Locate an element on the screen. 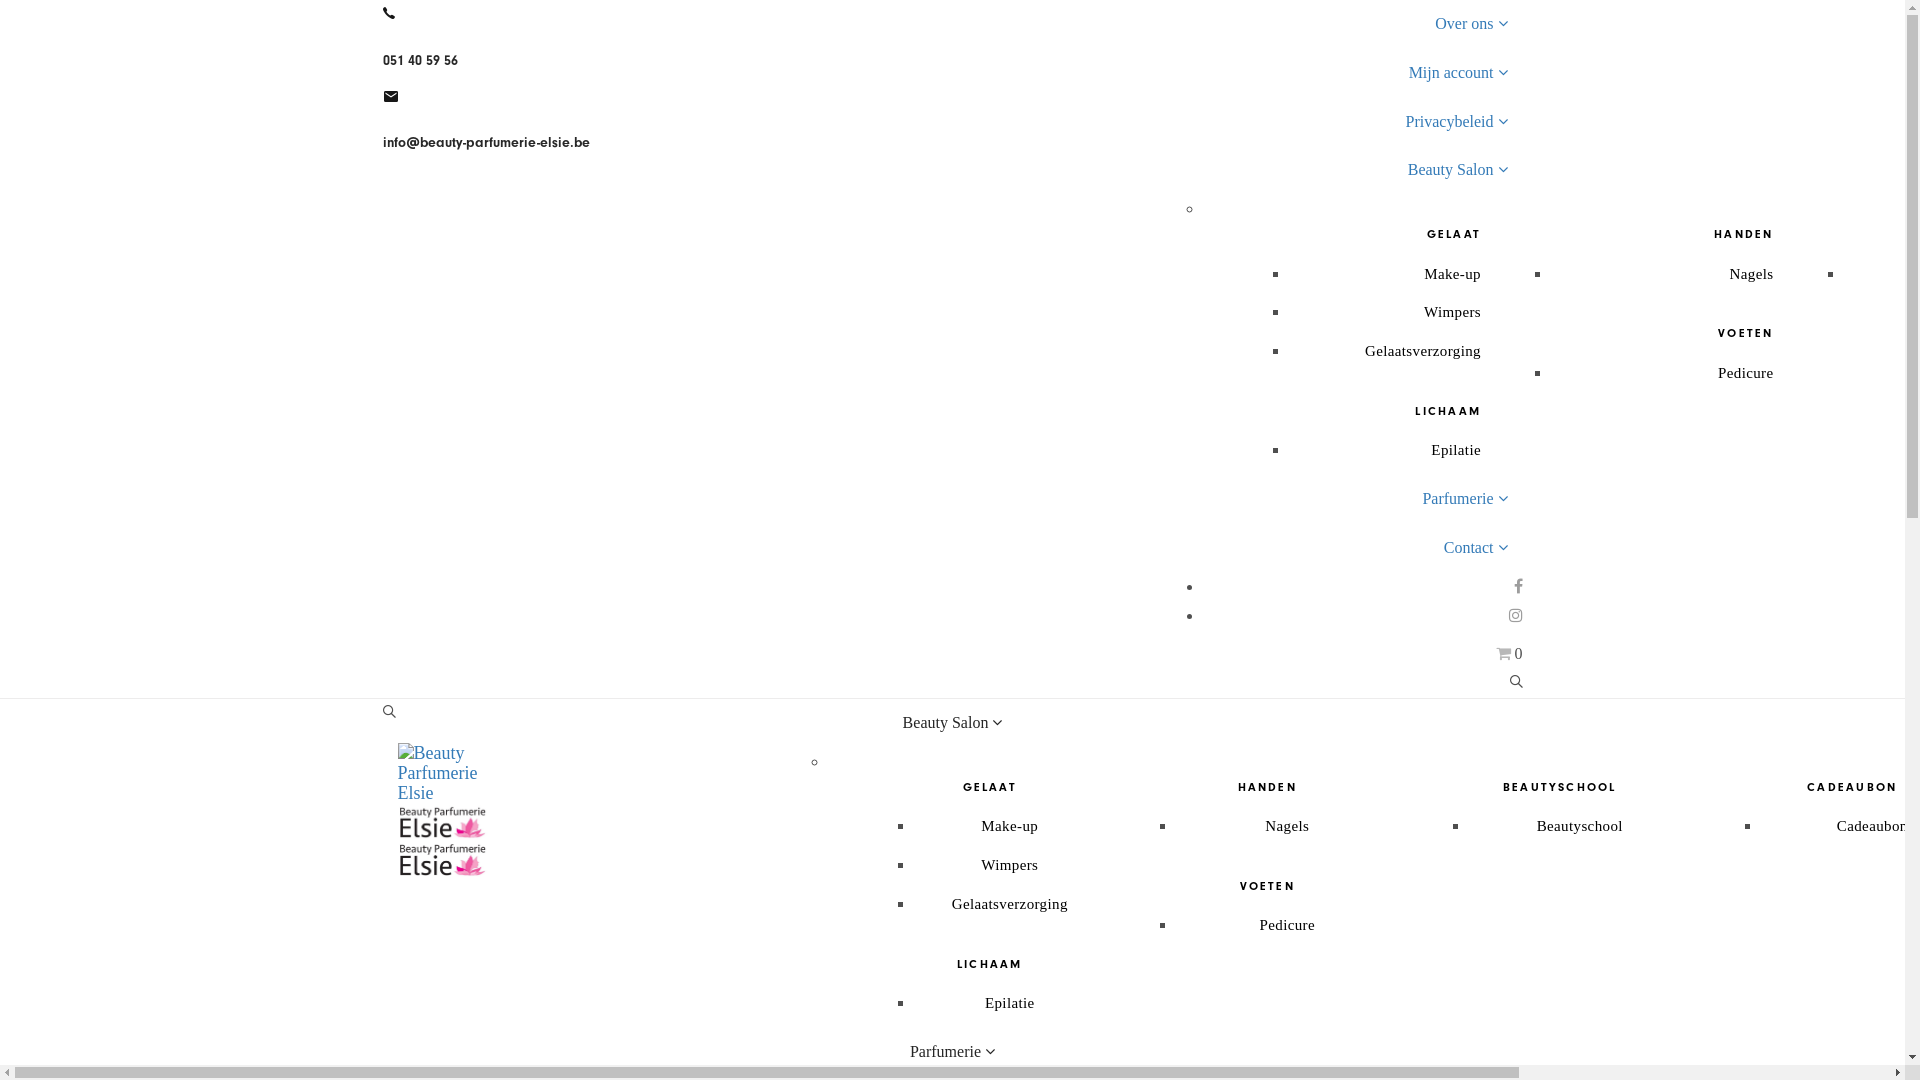 This screenshot has height=1080, width=1920. 'Parfumerie' is located at coordinates (952, 1051).